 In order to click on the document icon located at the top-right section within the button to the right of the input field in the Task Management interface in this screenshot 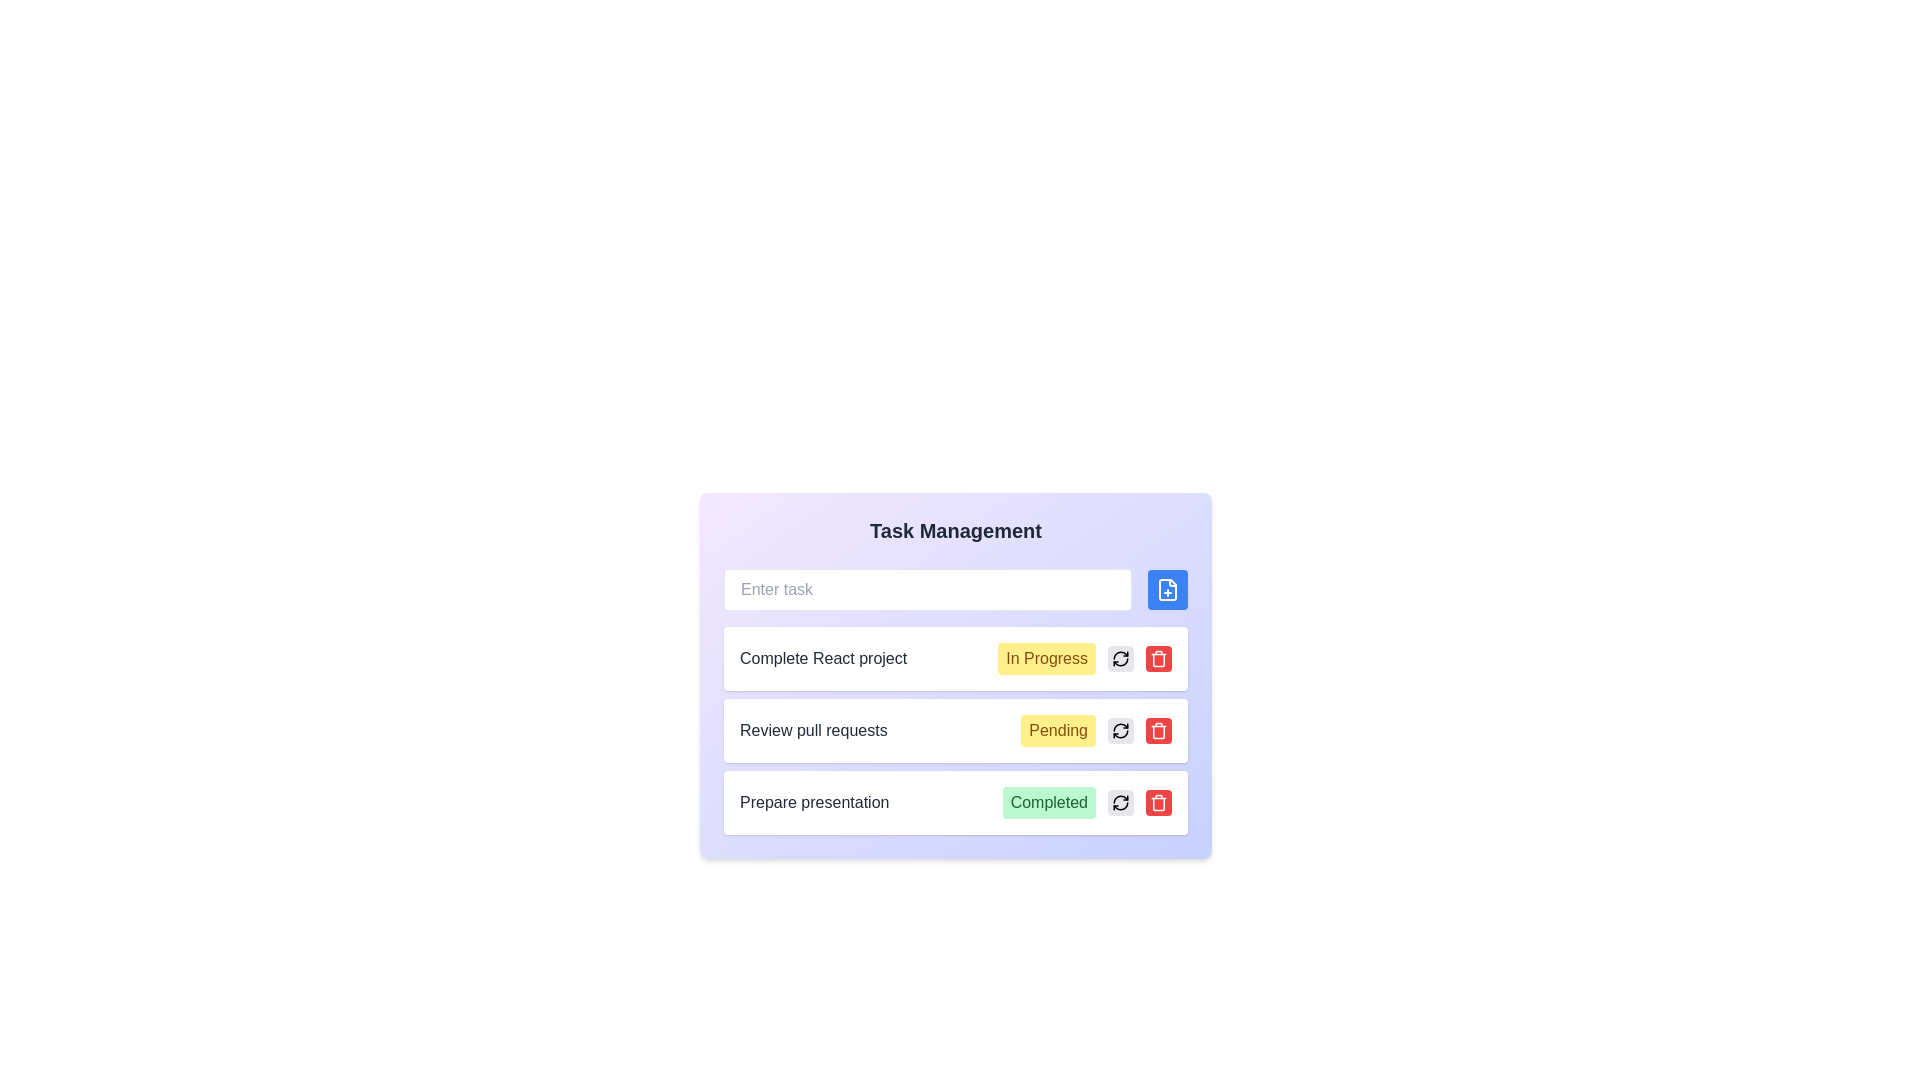, I will do `click(1167, 589)`.